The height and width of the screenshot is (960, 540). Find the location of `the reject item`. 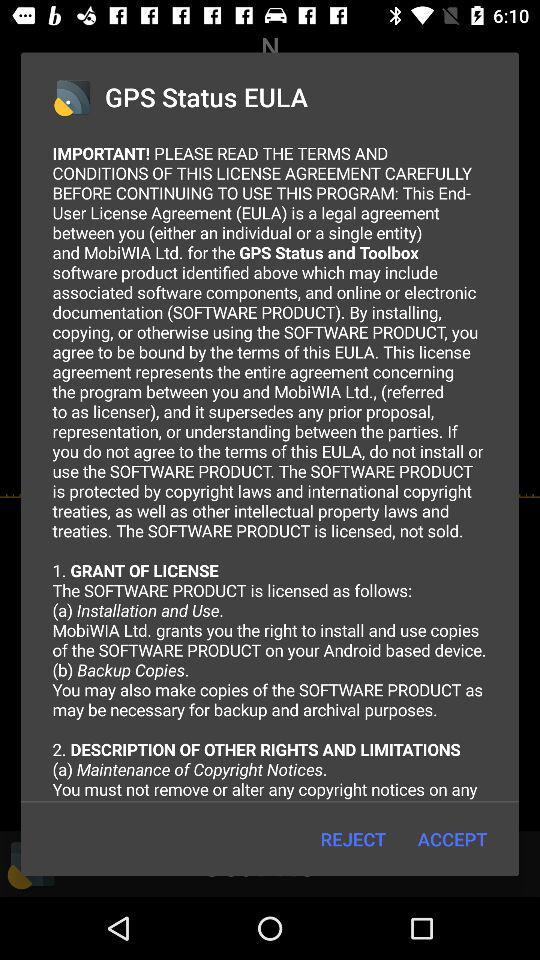

the reject item is located at coordinates (352, 839).